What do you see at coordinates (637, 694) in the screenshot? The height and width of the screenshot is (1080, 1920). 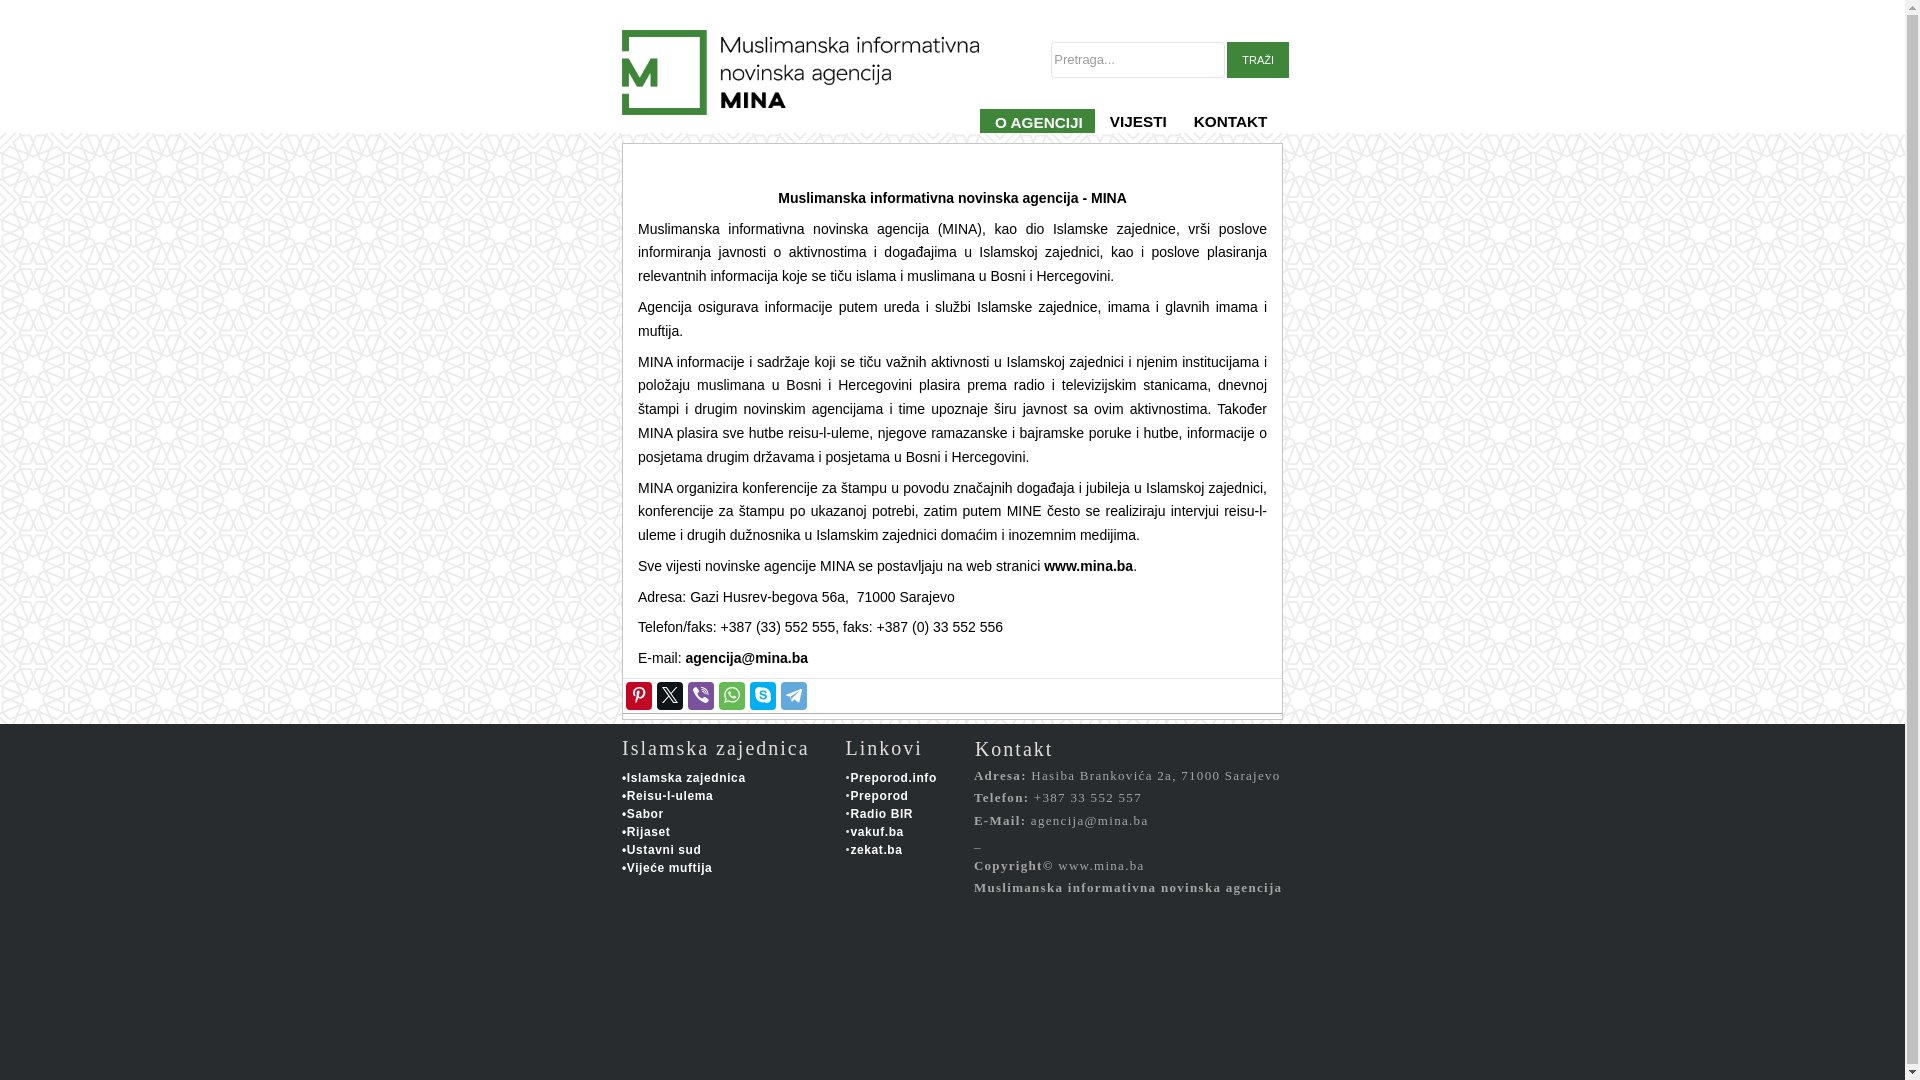 I see `'Pinterest'` at bounding box center [637, 694].